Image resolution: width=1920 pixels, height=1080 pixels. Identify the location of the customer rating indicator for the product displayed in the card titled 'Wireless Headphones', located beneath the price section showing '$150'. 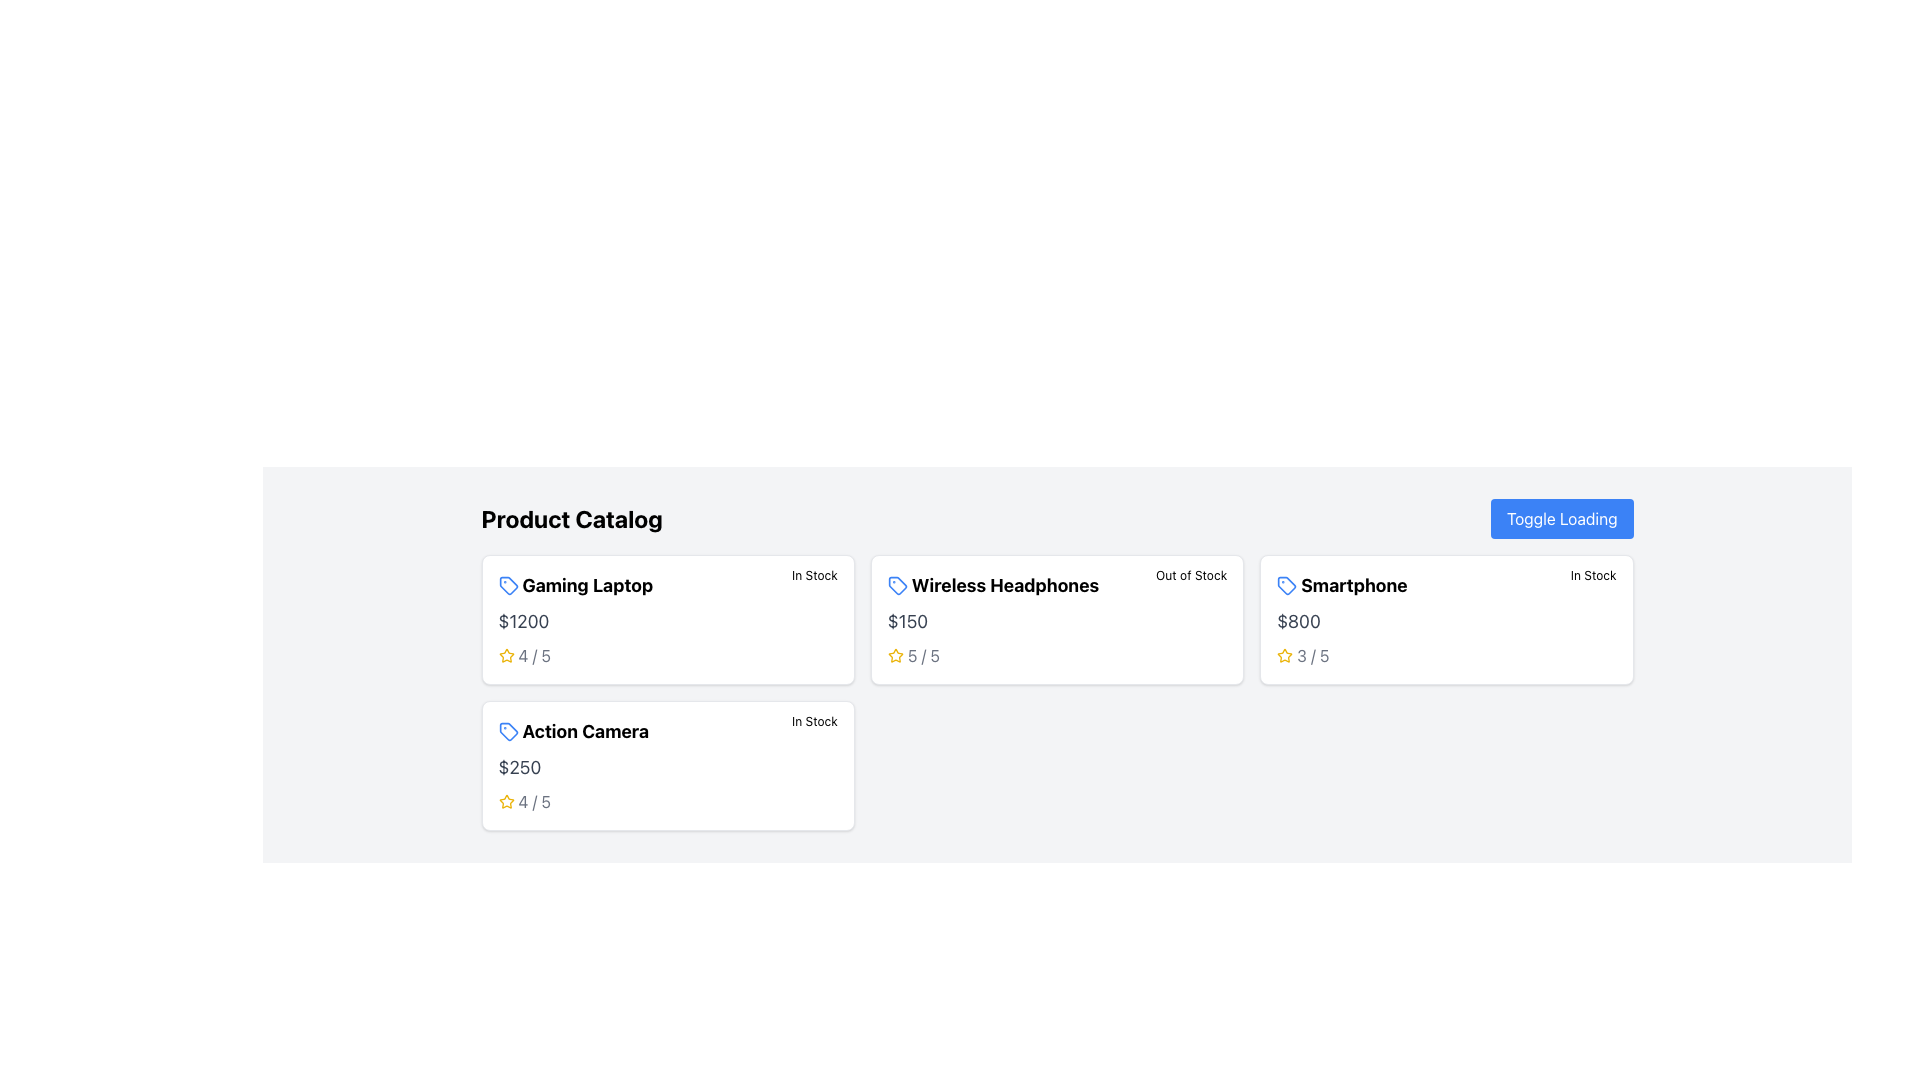
(912, 655).